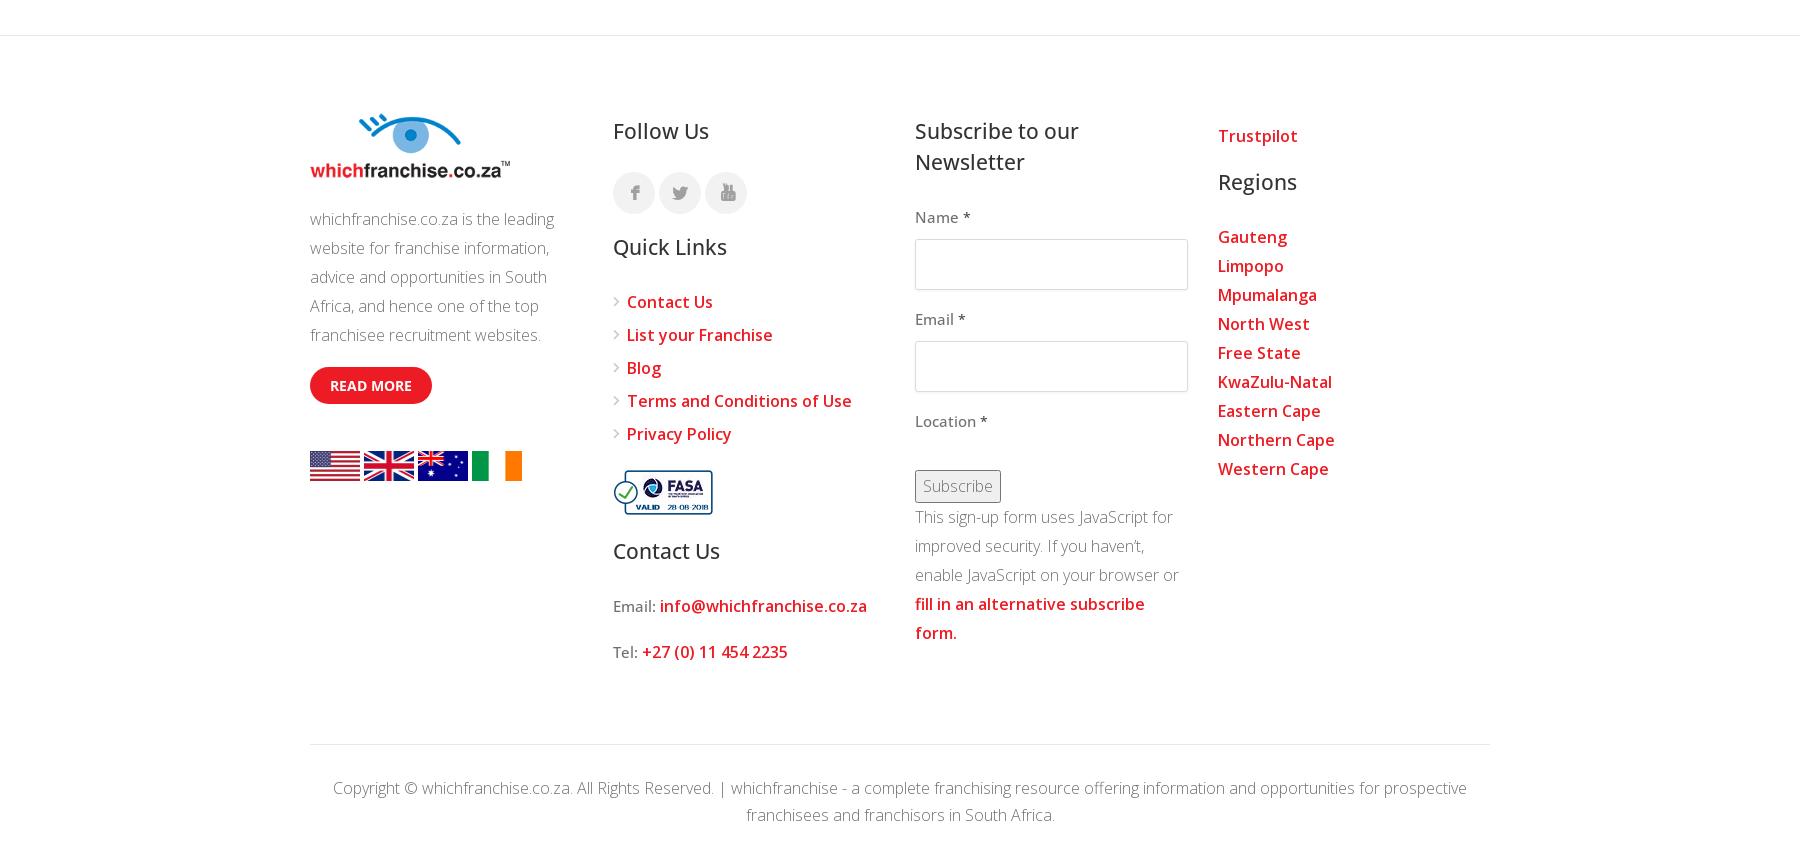 The image size is (1800, 859). What do you see at coordinates (1251, 236) in the screenshot?
I see `'Gauteng'` at bounding box center [1251, 236].